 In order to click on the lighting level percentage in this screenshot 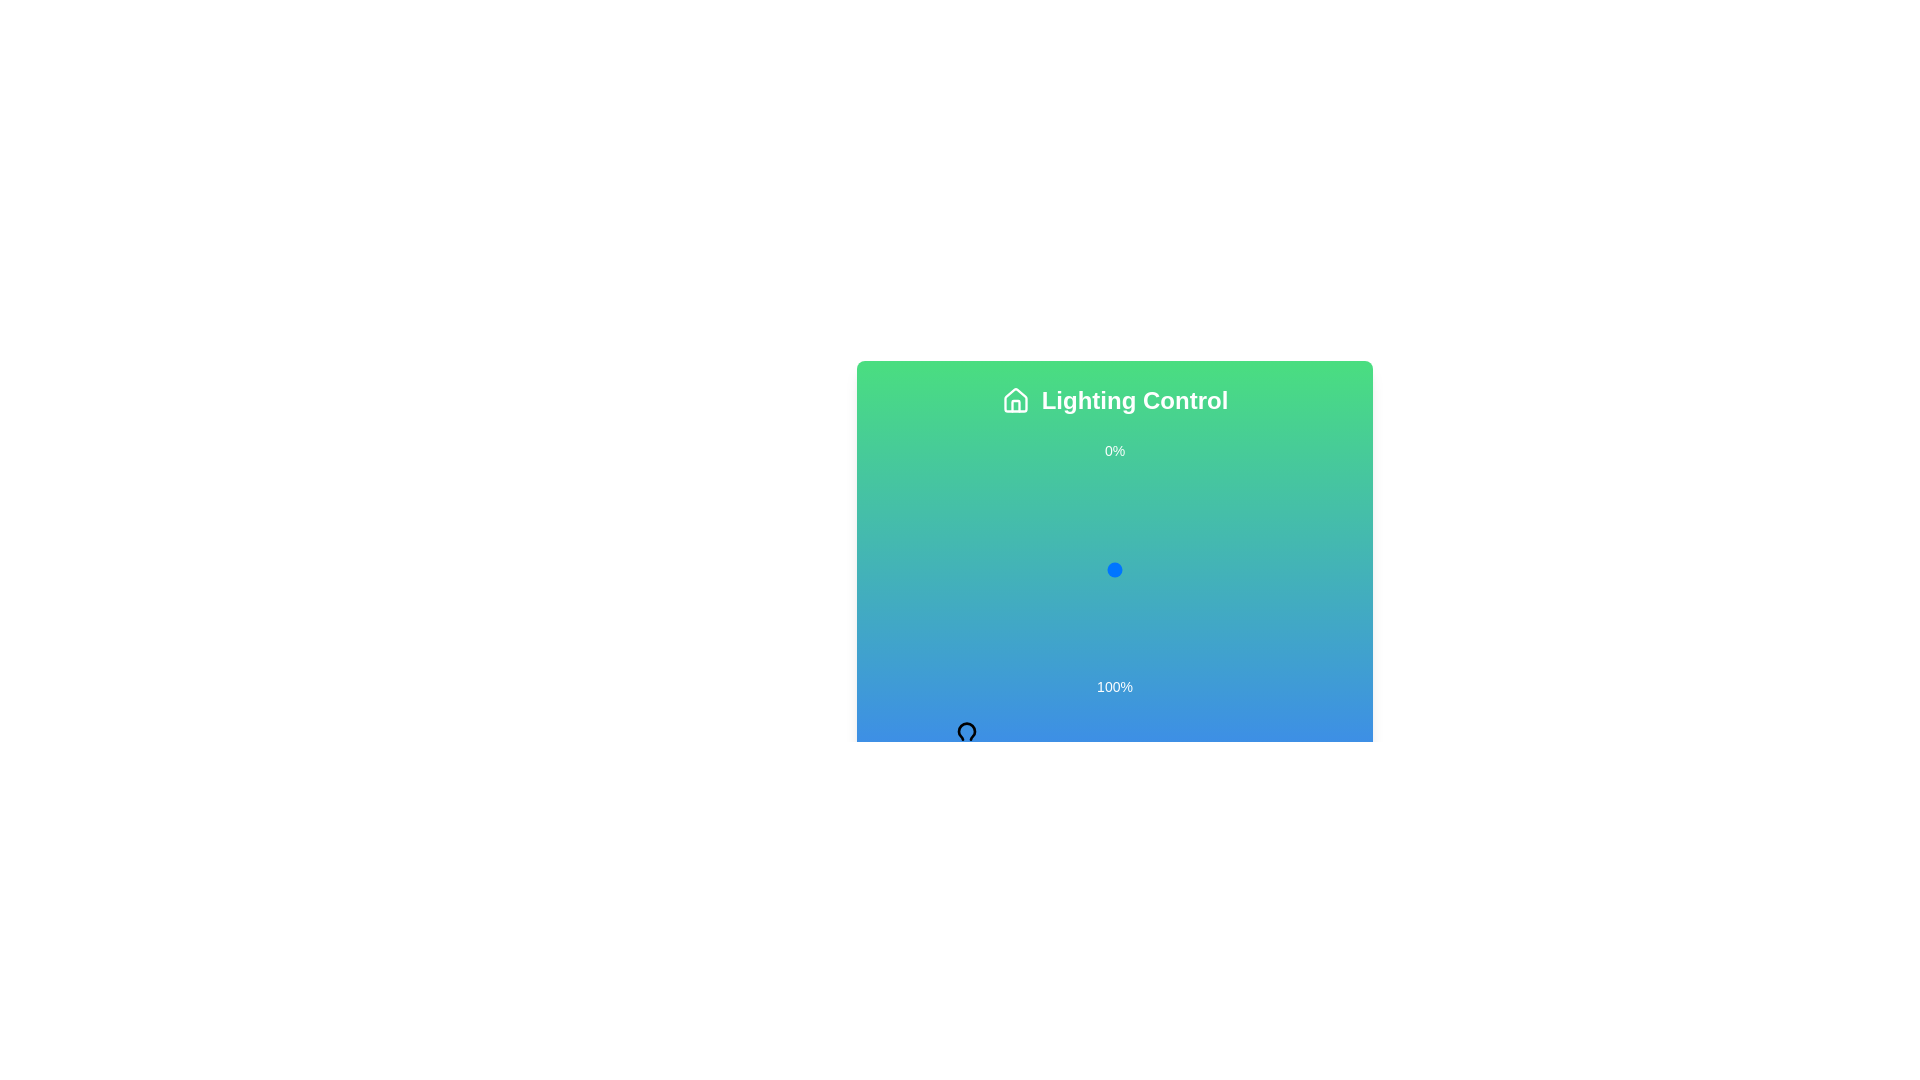, I will do `click(1083, 569)`.